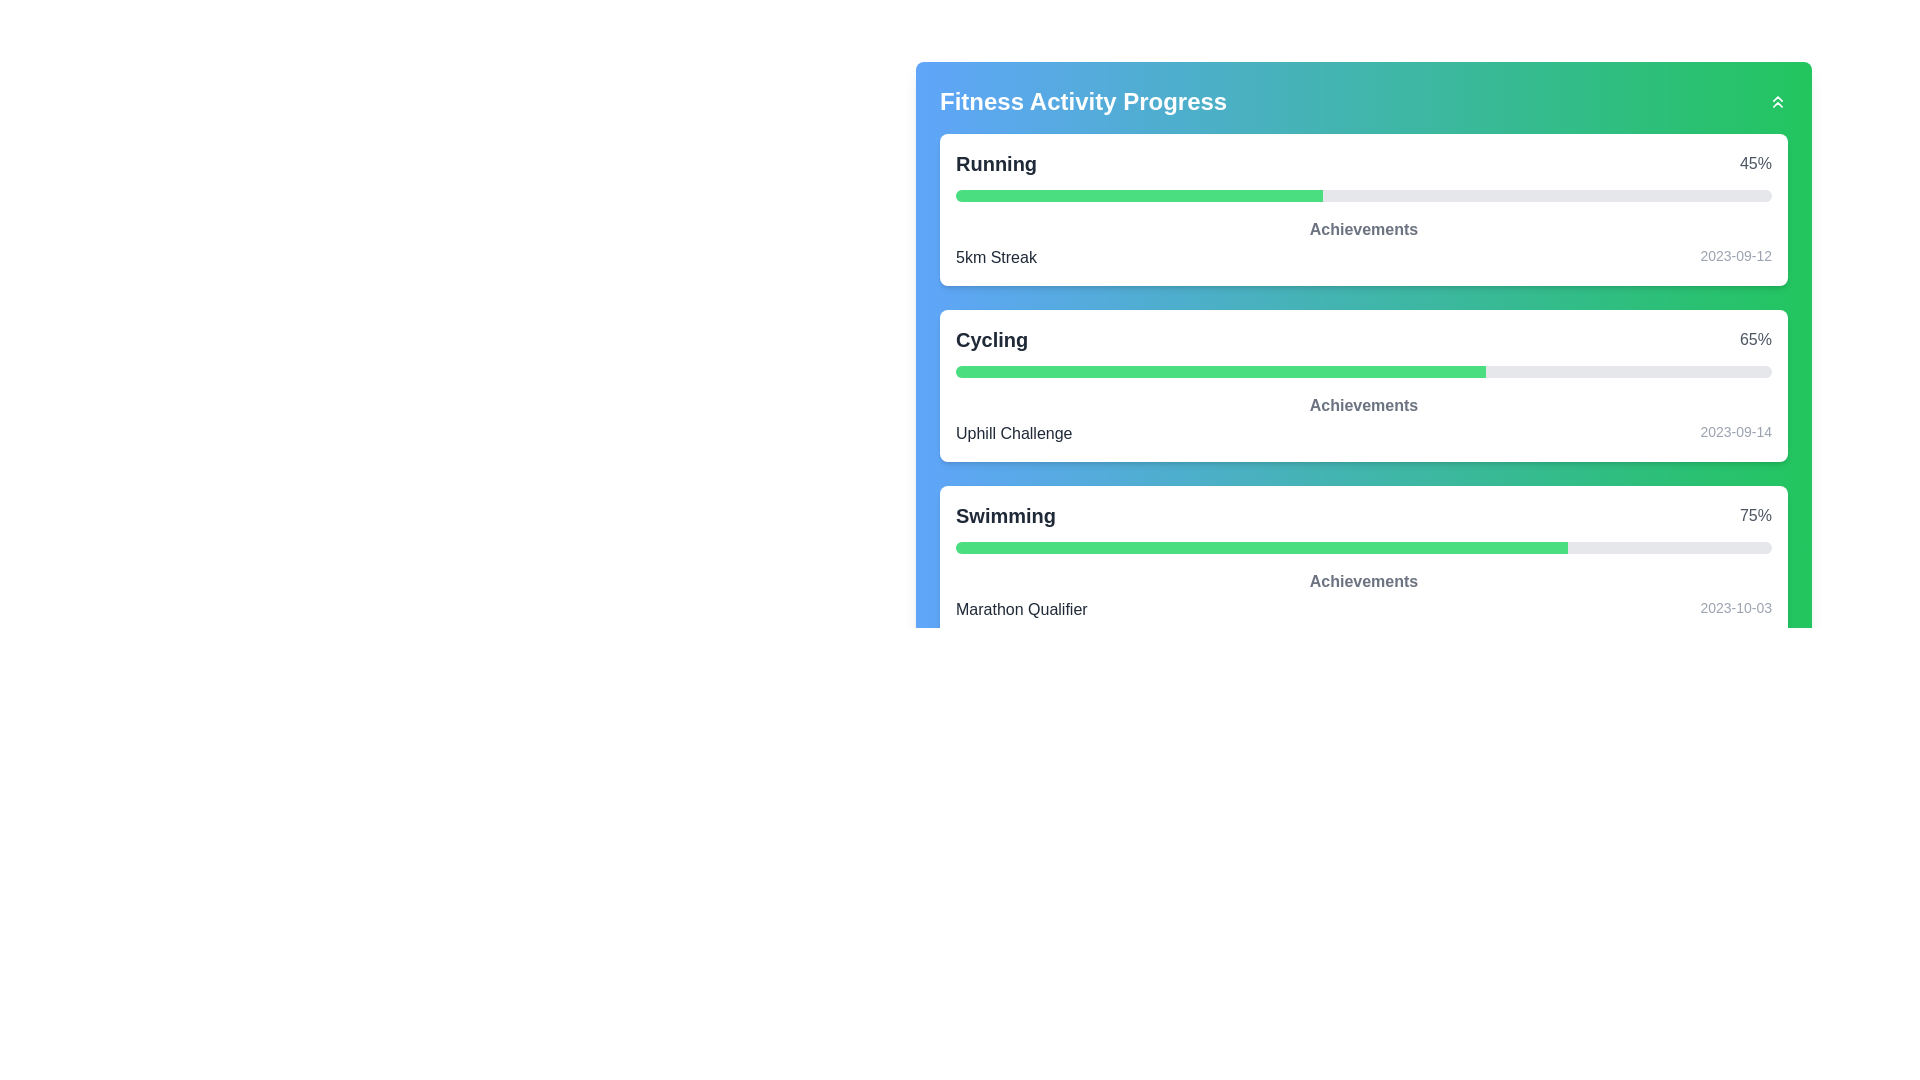 This screenshot has width=1920, height=1080. Describe the element at coordinates (1139, 196) in the screenshot. I see `the progress bar representing the 'Running' activity, located at the top of the vertical list of progress bars` at that location.